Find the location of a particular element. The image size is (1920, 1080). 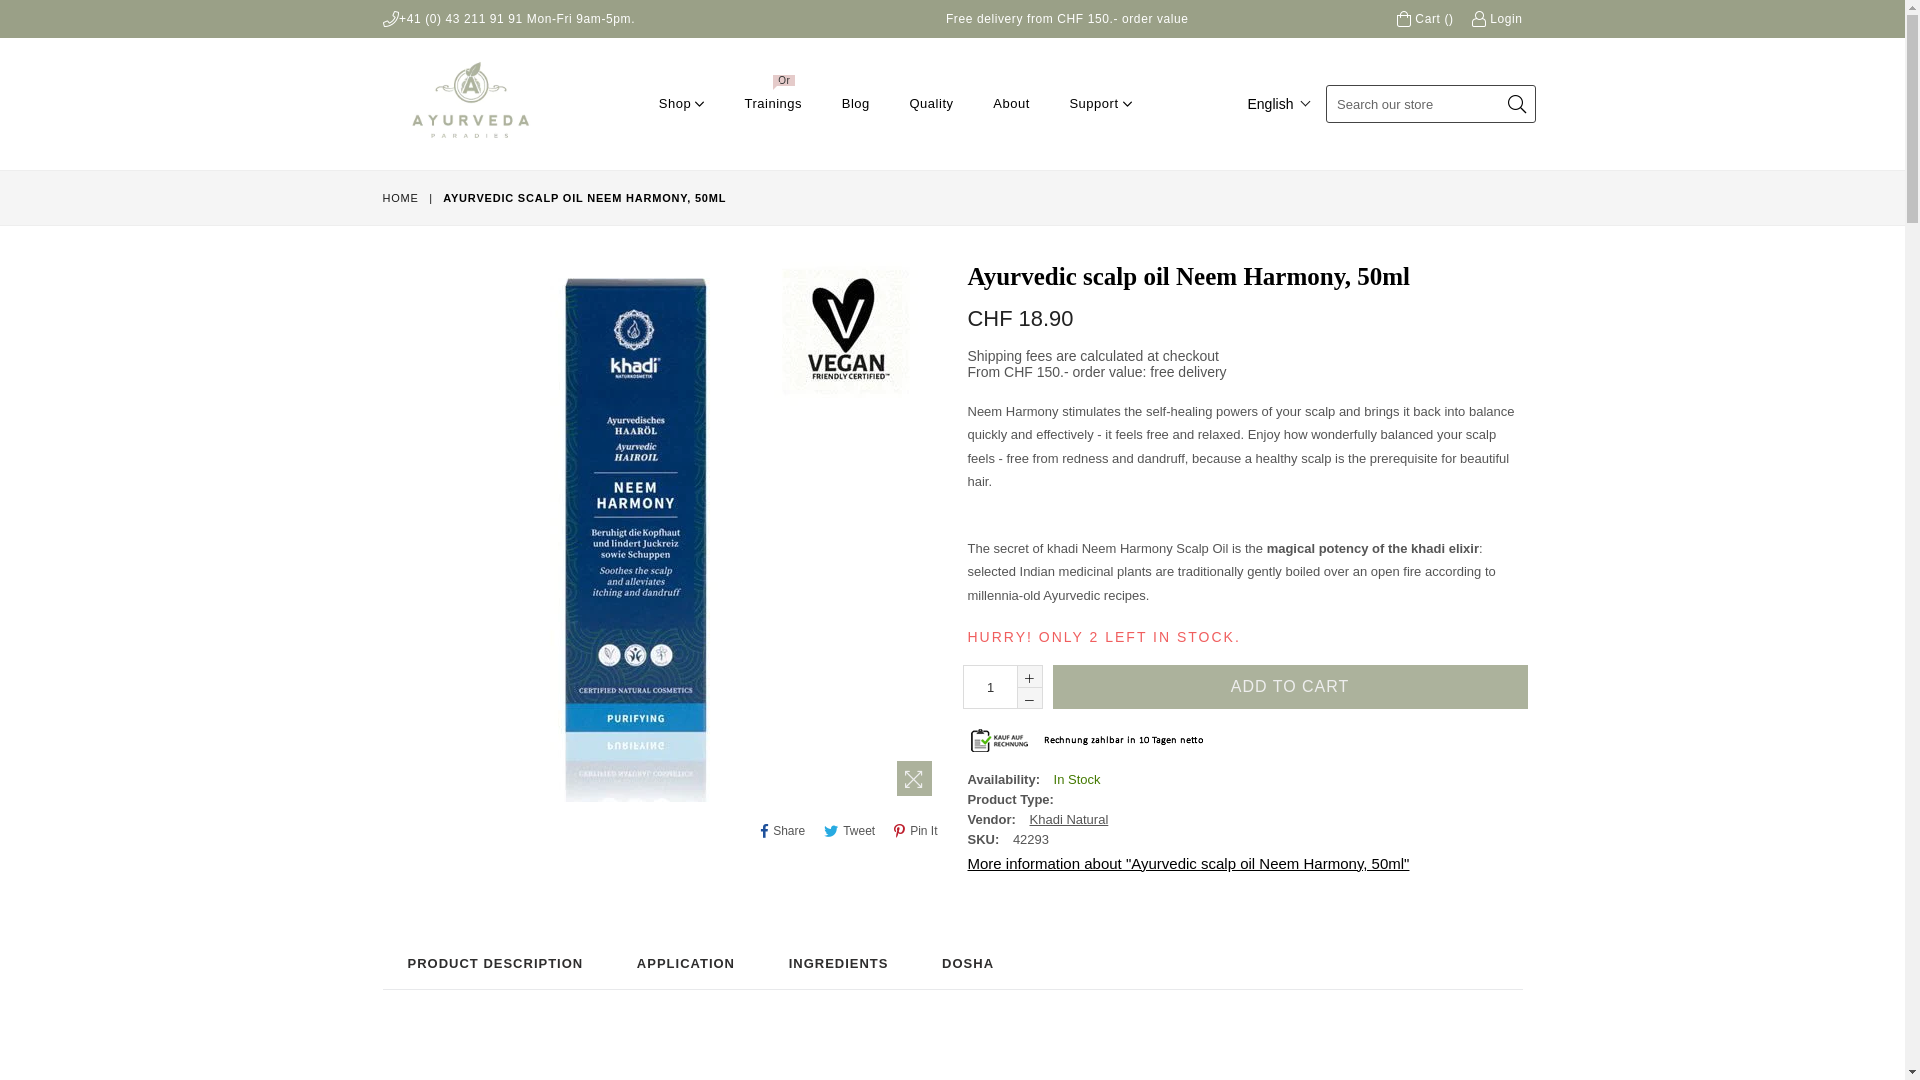

'Trainings is located at coordinates (771, 104).